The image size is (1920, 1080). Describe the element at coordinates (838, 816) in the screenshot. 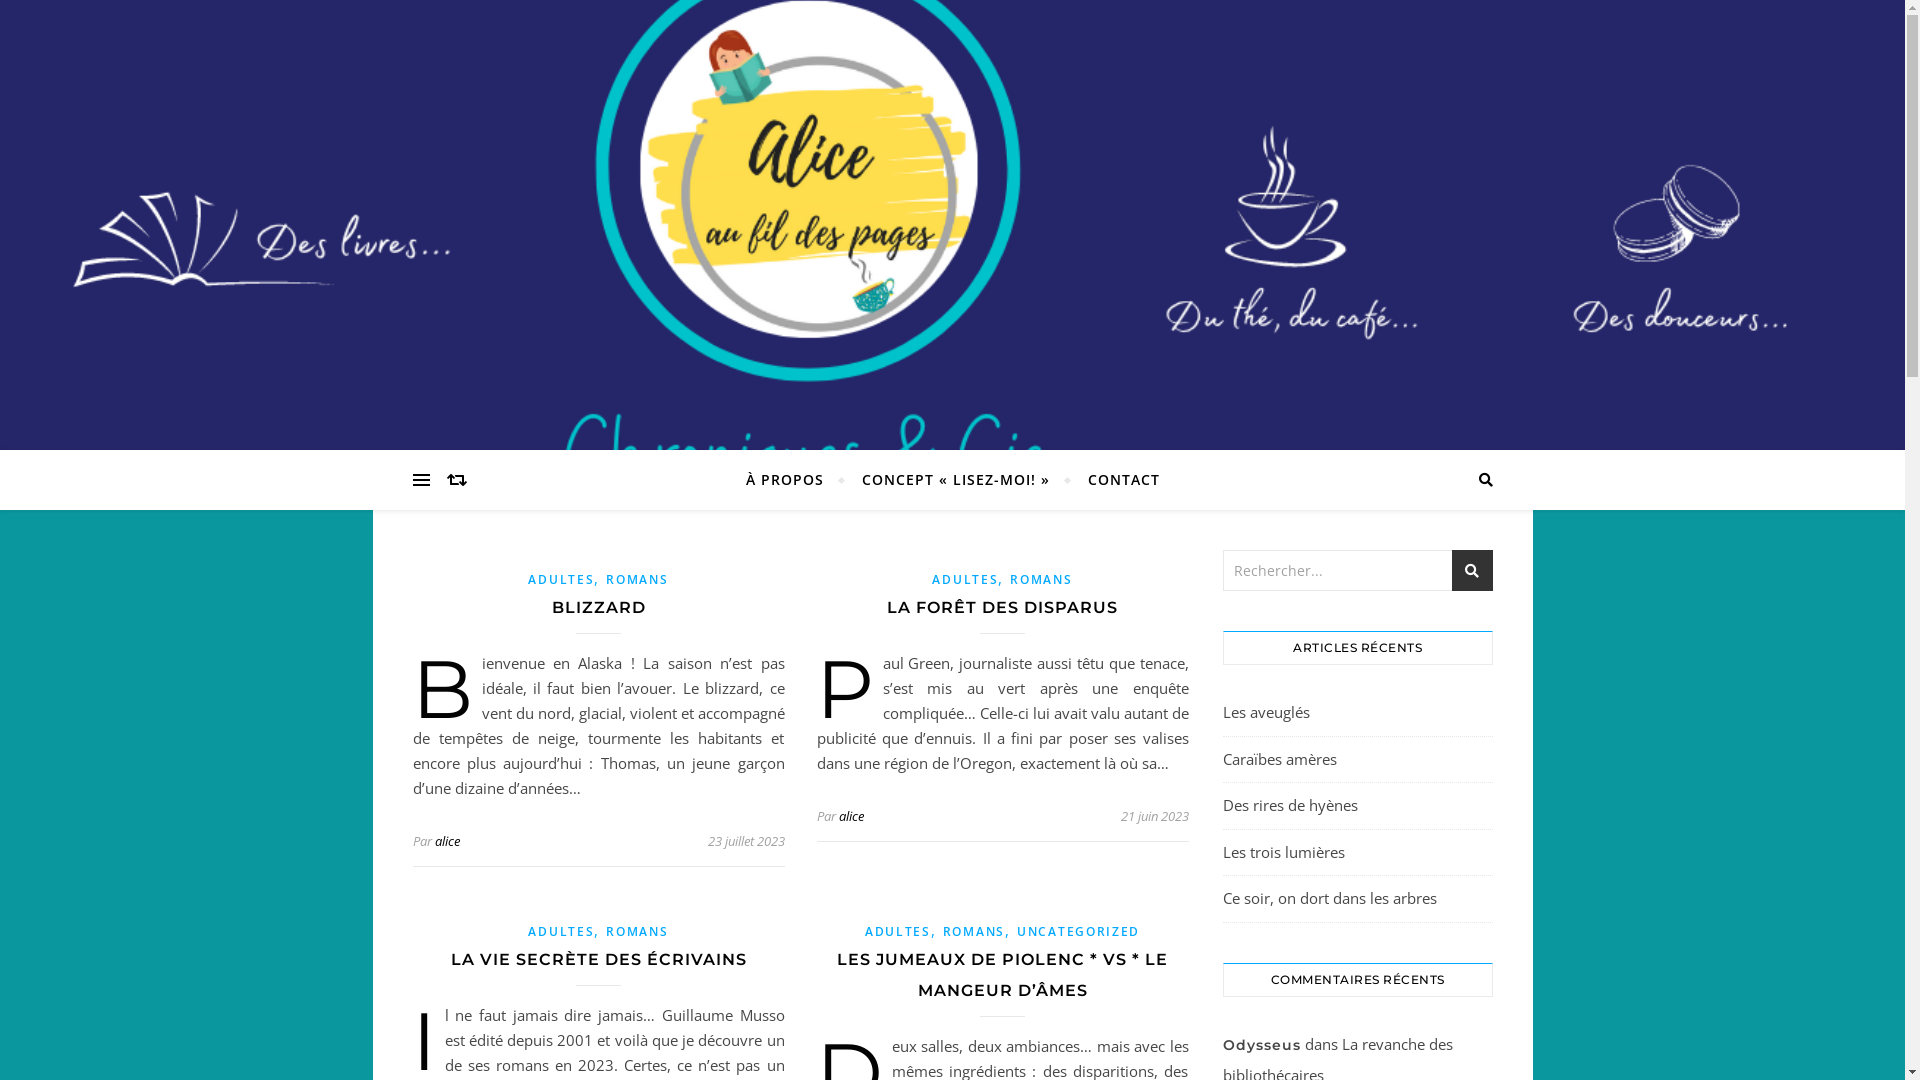

I see `'alice'` at that location.